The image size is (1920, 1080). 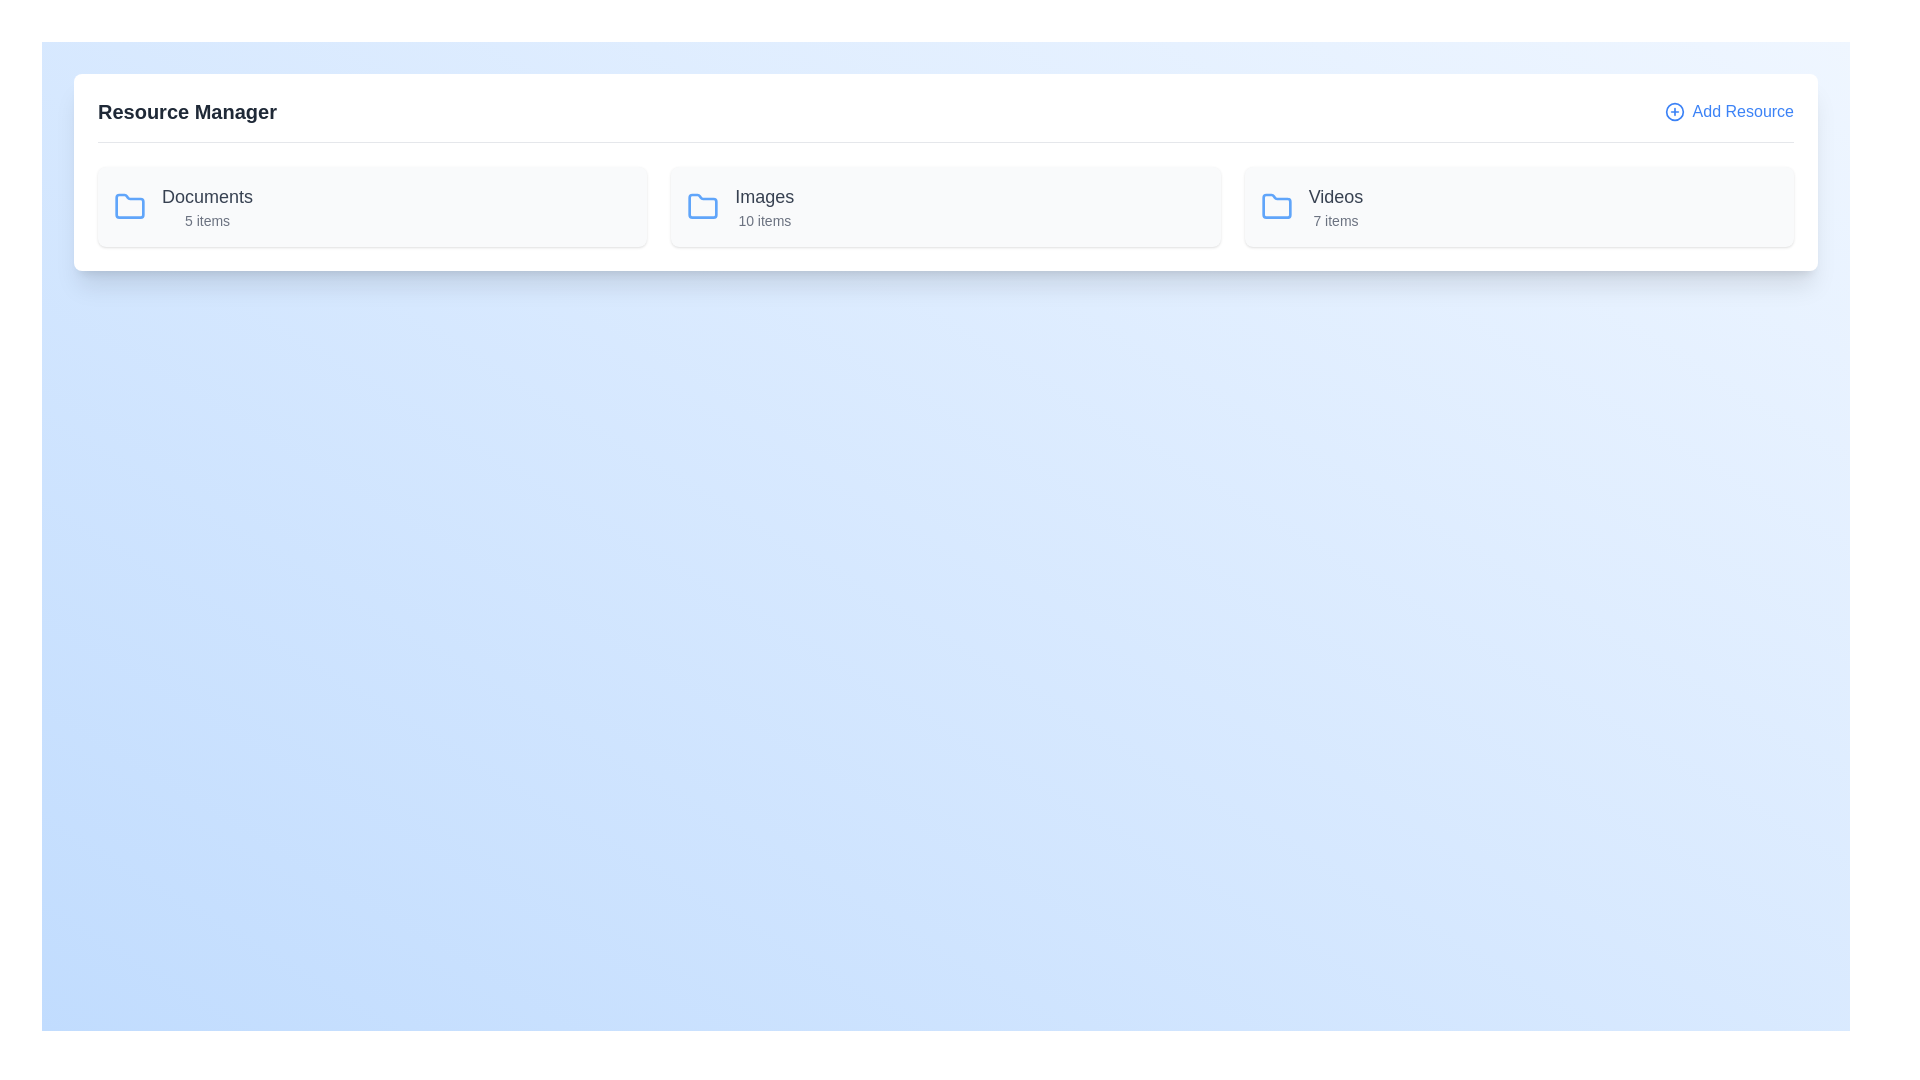 I want to click on the static text label that serves as the title for the folder labeled 'Documents' in the Resource Manager interface, so click(x=207, y=196).